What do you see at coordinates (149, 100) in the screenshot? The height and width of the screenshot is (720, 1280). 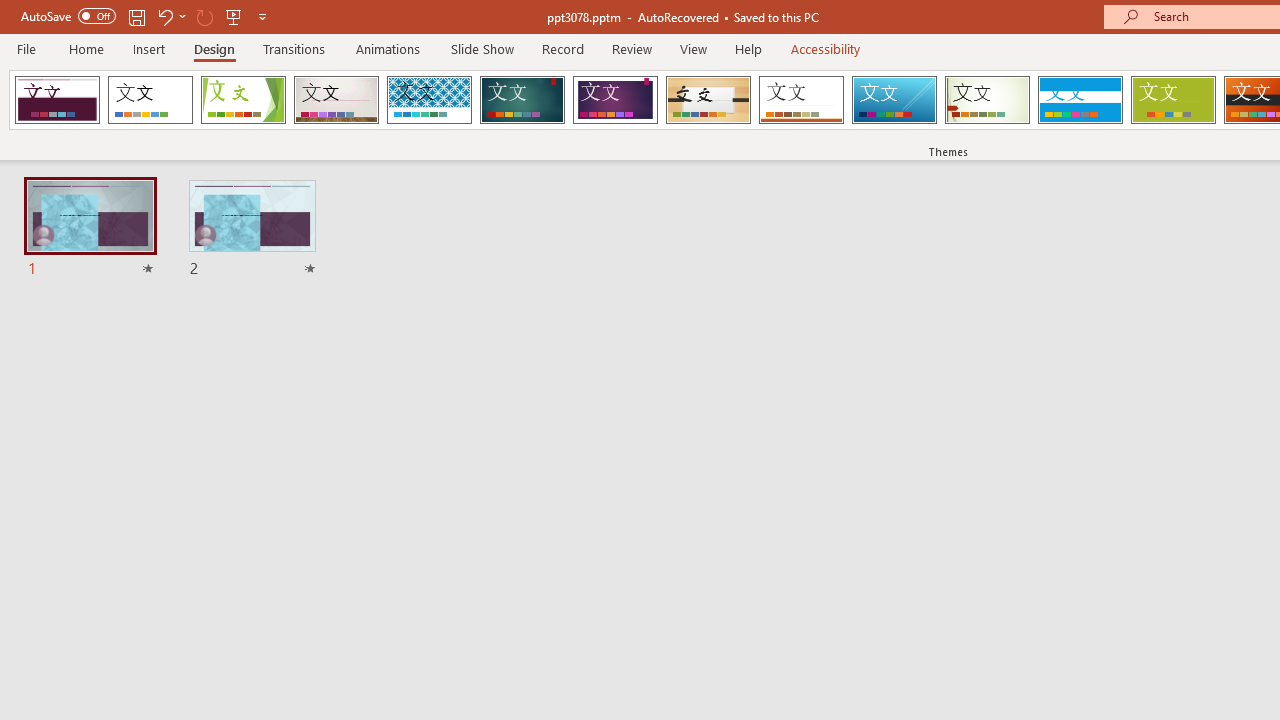 I see `'Office Theme'` at bounding box center [149, 100].